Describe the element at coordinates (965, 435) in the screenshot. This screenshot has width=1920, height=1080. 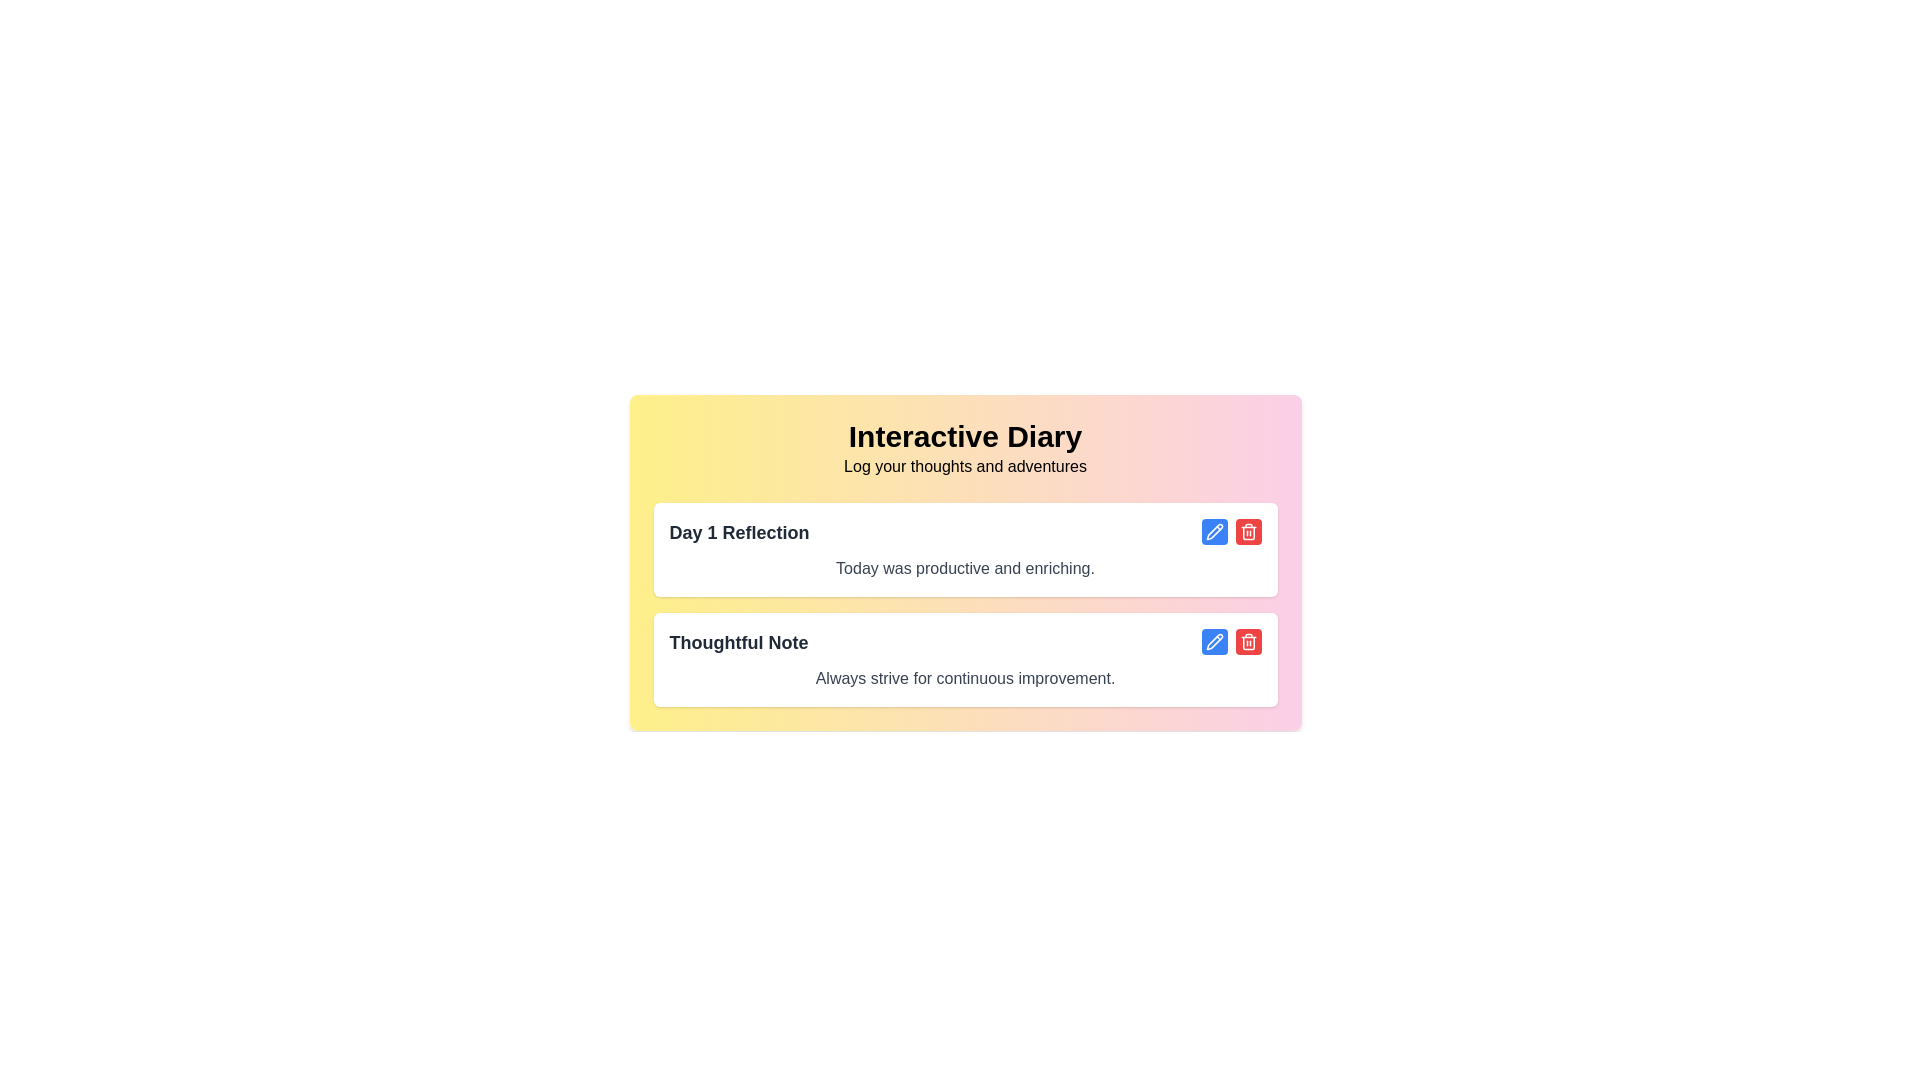
I see `the 'Interactive Diary' text label, which is prominently displayed in a bold and large font at the top of the content box with a yellow to pink gradient background` at that location.